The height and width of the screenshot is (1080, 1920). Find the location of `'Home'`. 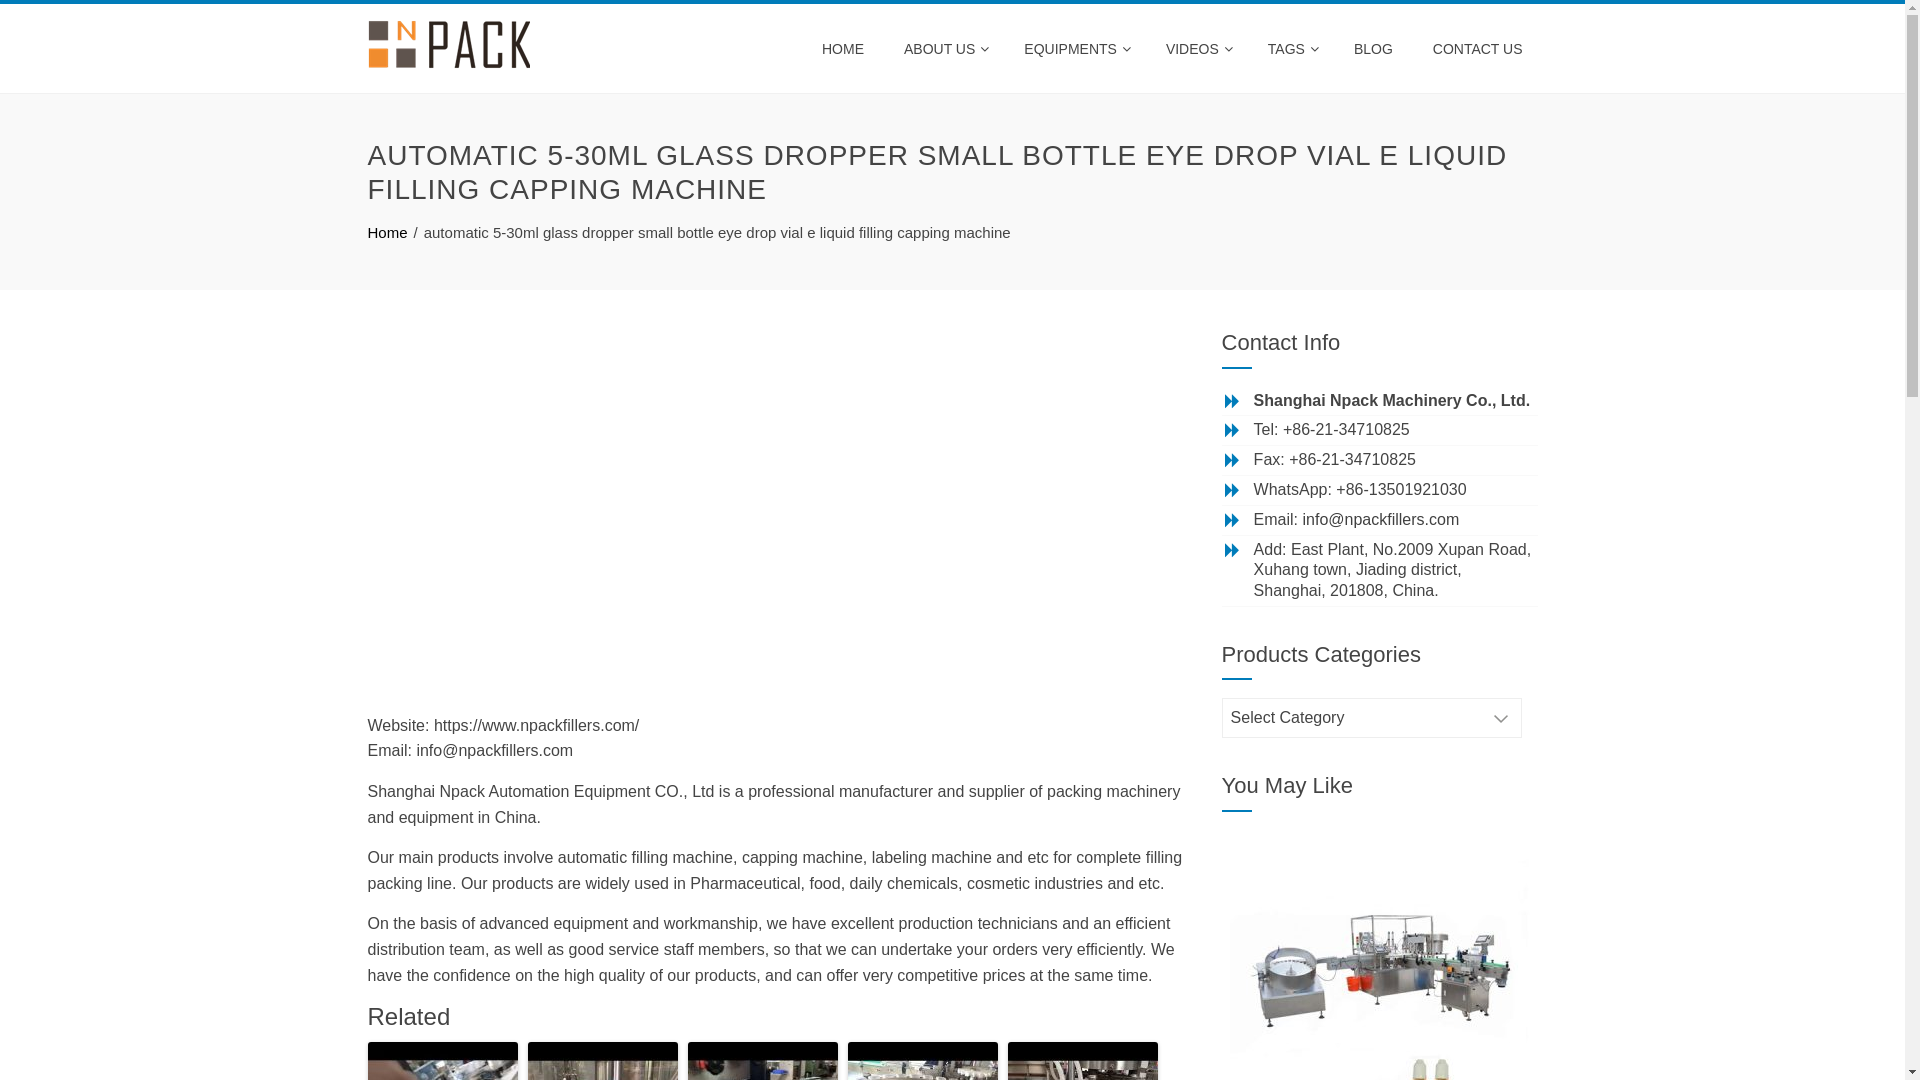

'Home' is located at coordinates (388, 231).